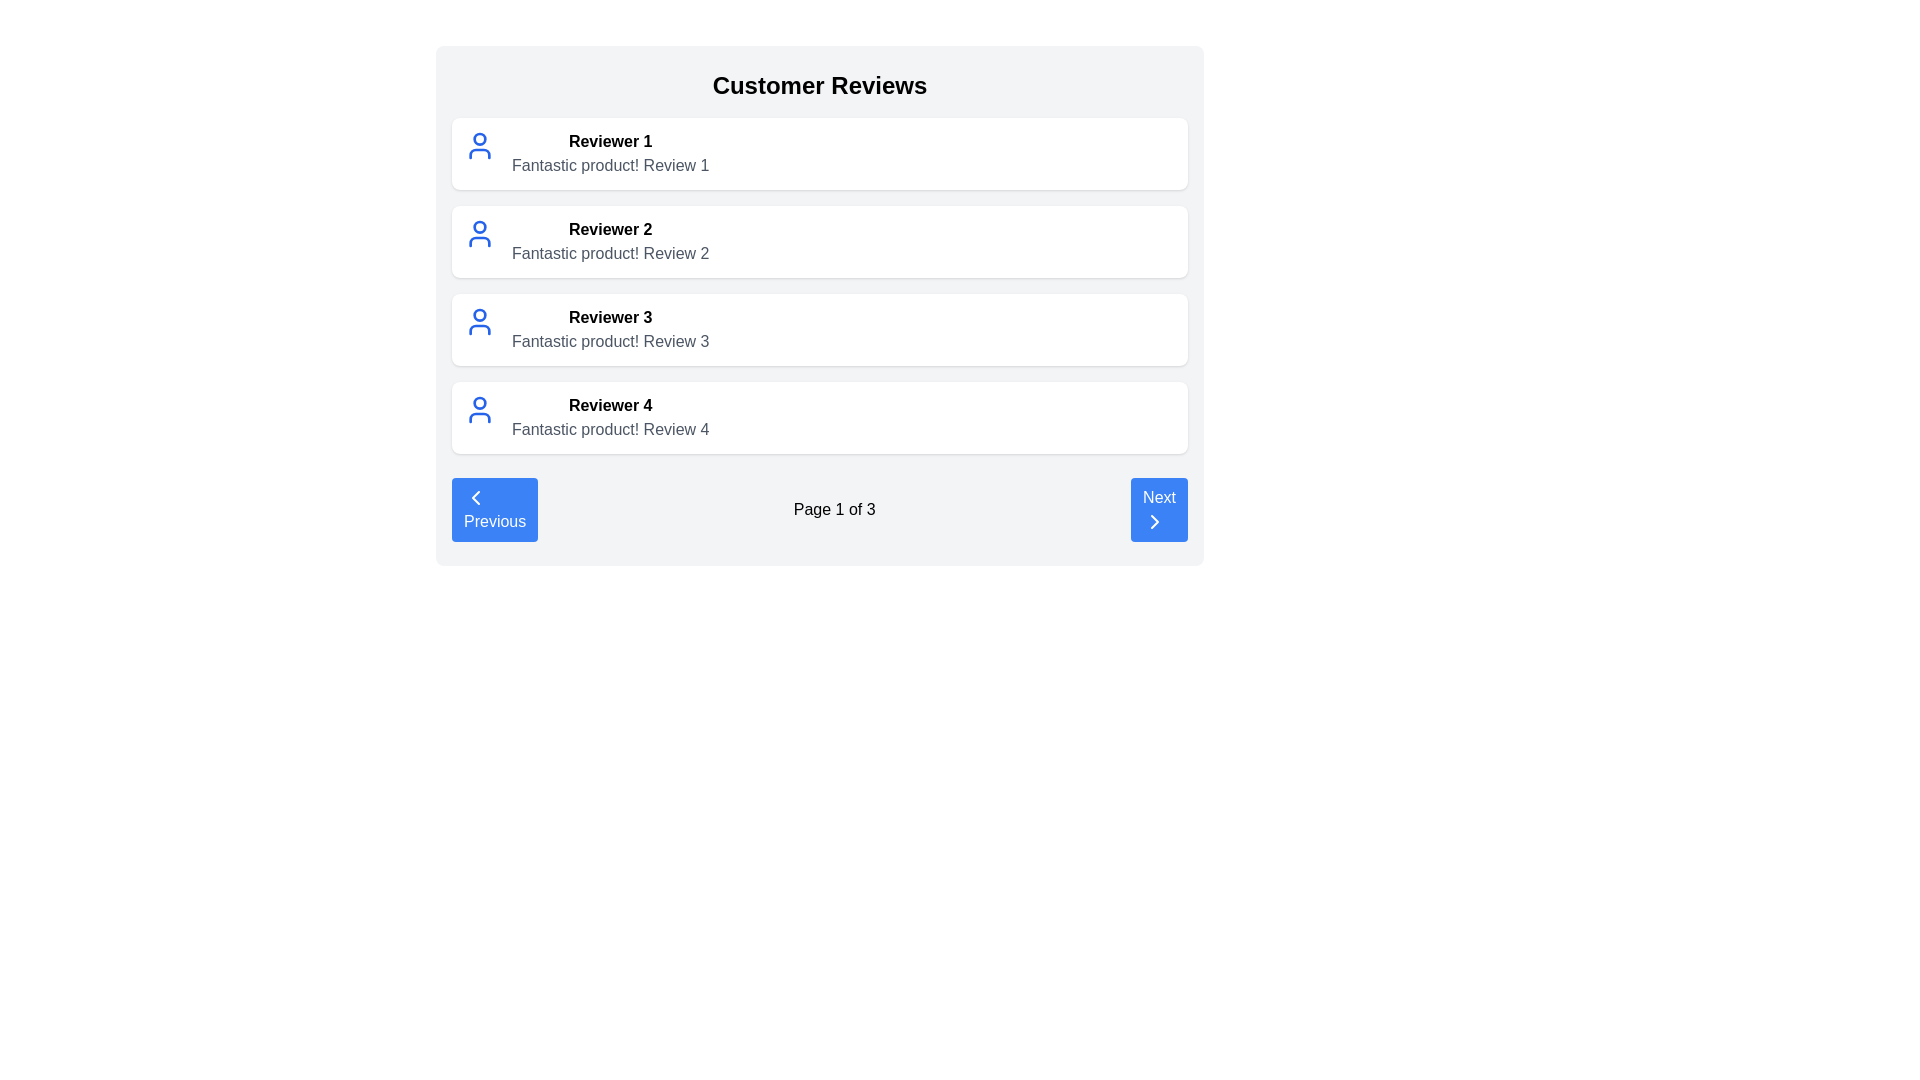 The image size is (1920, 1080). What do you see at coordinates (609, 241) in the screenshot?
I see `text content of the second review entry displayed below 'Reviewer 1' and above 'Reviewer 3' in the review list` at bounding box center [609, 241].